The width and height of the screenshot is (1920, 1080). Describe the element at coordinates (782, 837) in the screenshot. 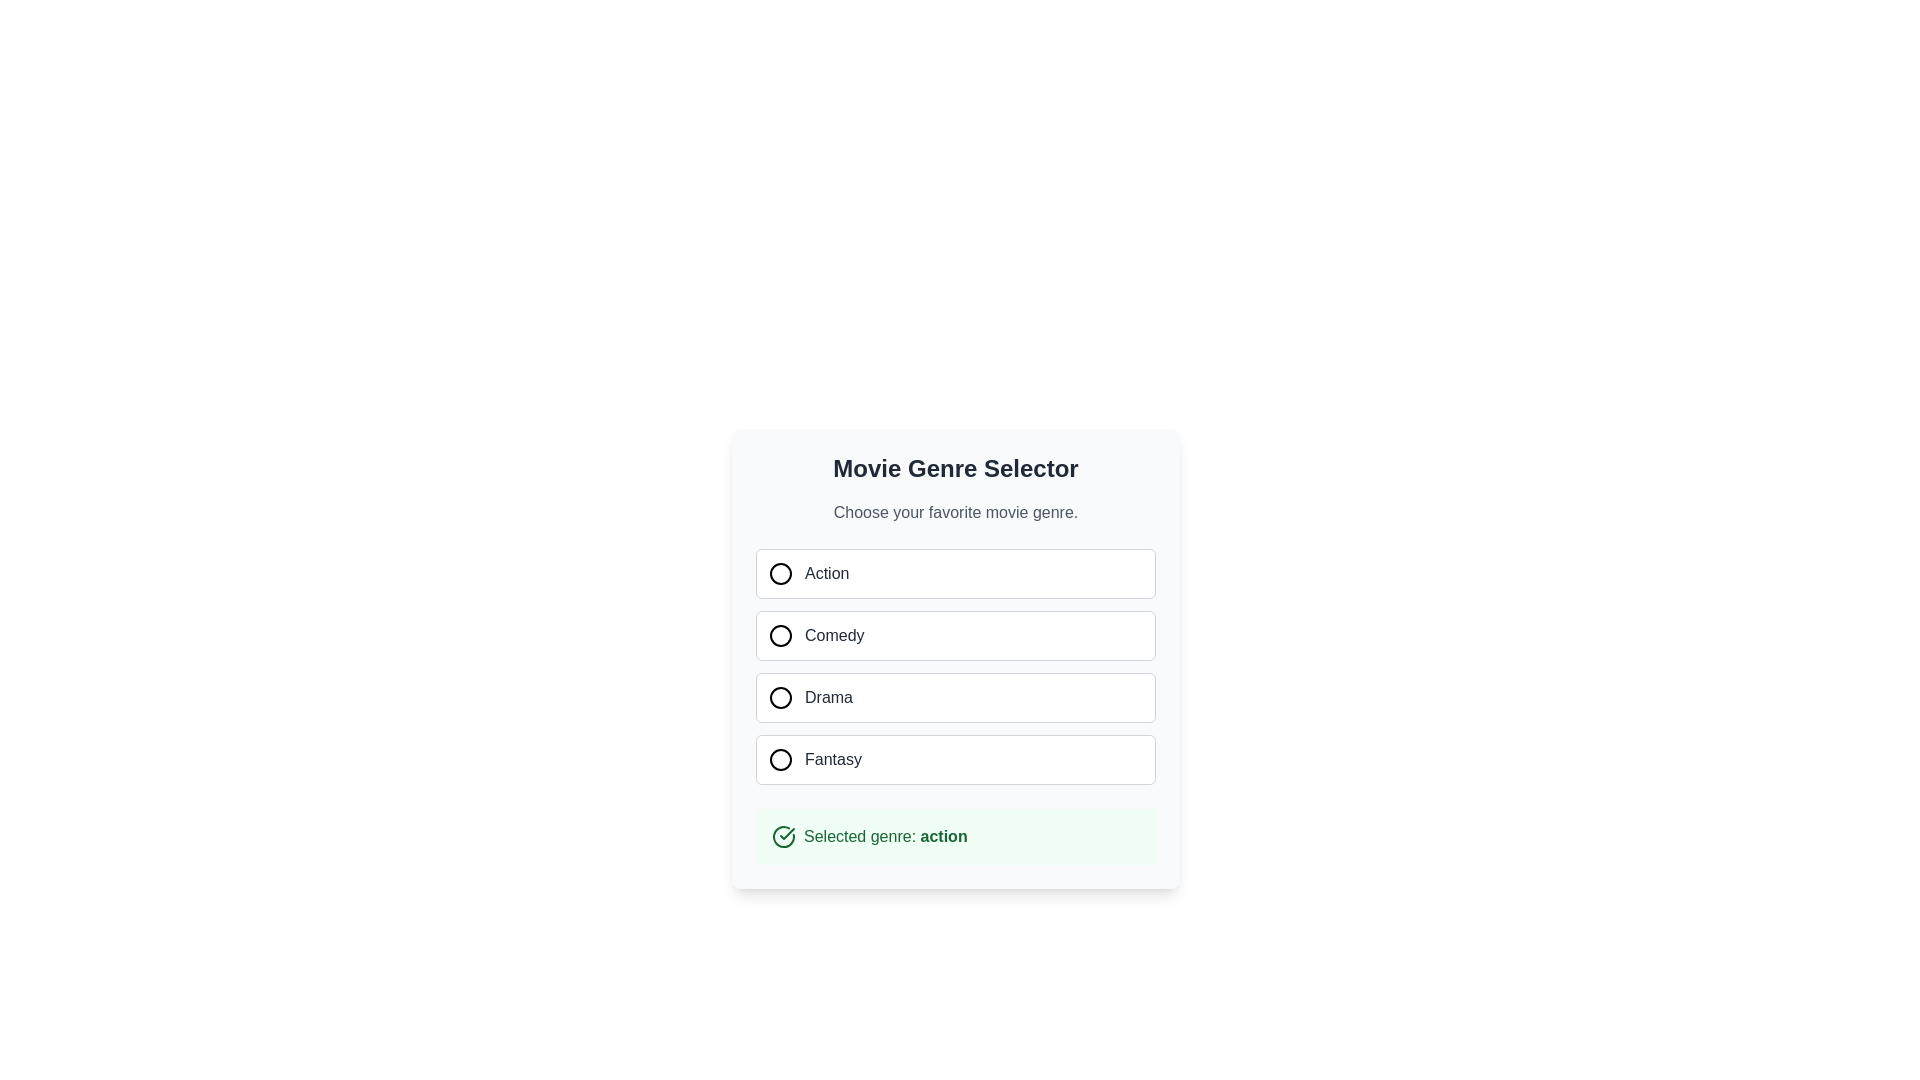

I see `the circular checkmark icon with a greenish border, located to the left of the text 'Selected genre: action'` at that location.